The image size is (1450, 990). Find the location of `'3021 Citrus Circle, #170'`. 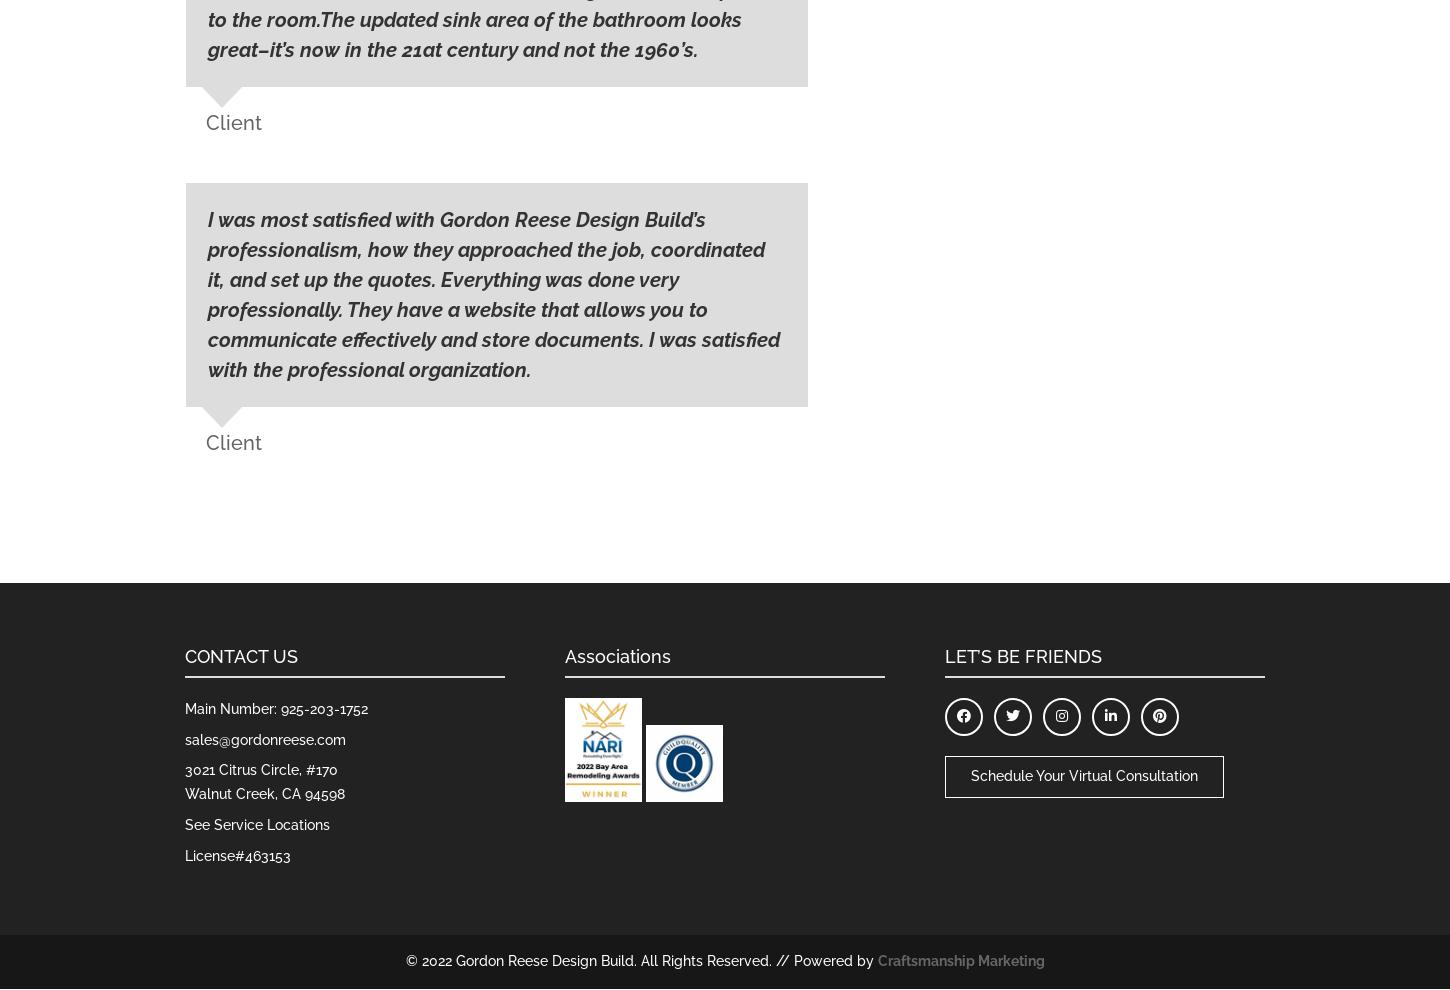

'3021 Citrus Circle, #170' is located at coordinates (261, 770).